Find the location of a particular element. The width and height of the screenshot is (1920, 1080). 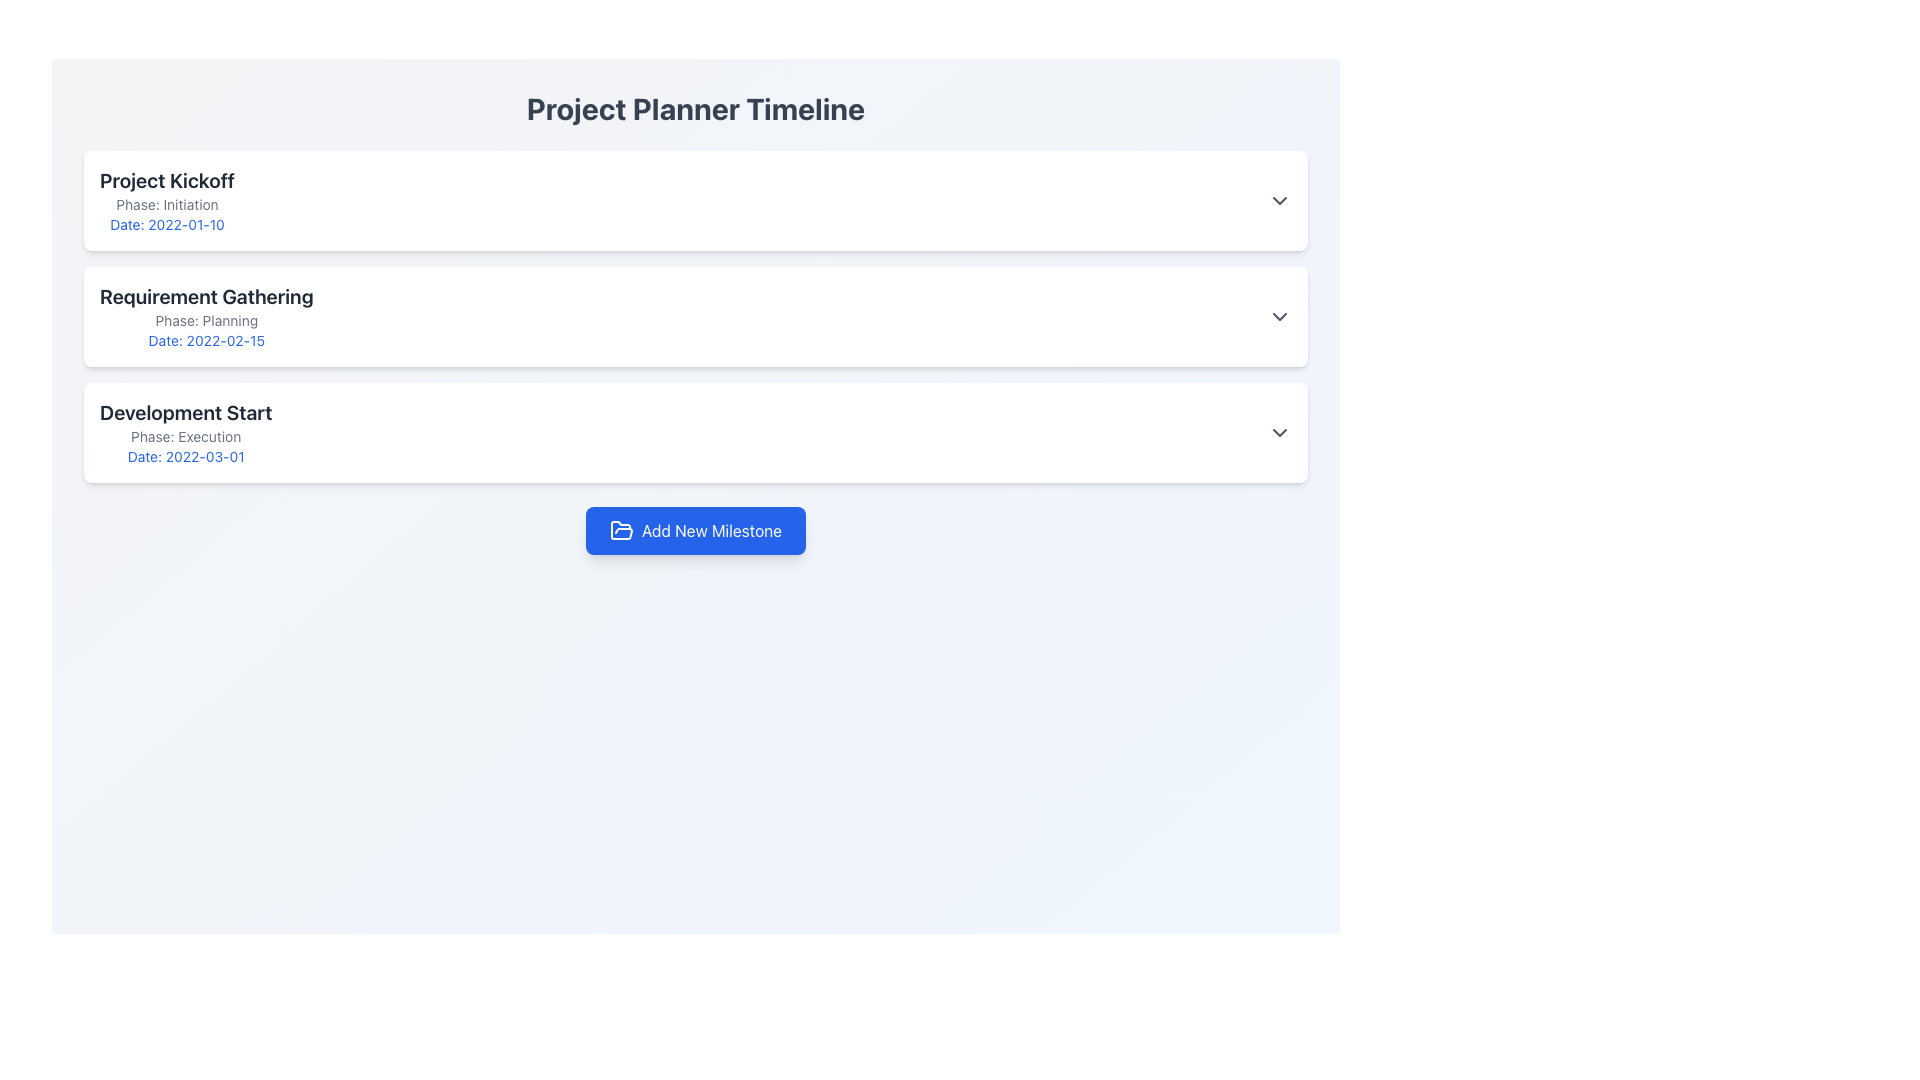

the folder icon with a blue background located to the left of the 'Add New Milestone' button at the bottom center of the interface is located at coordinates (620, 530).